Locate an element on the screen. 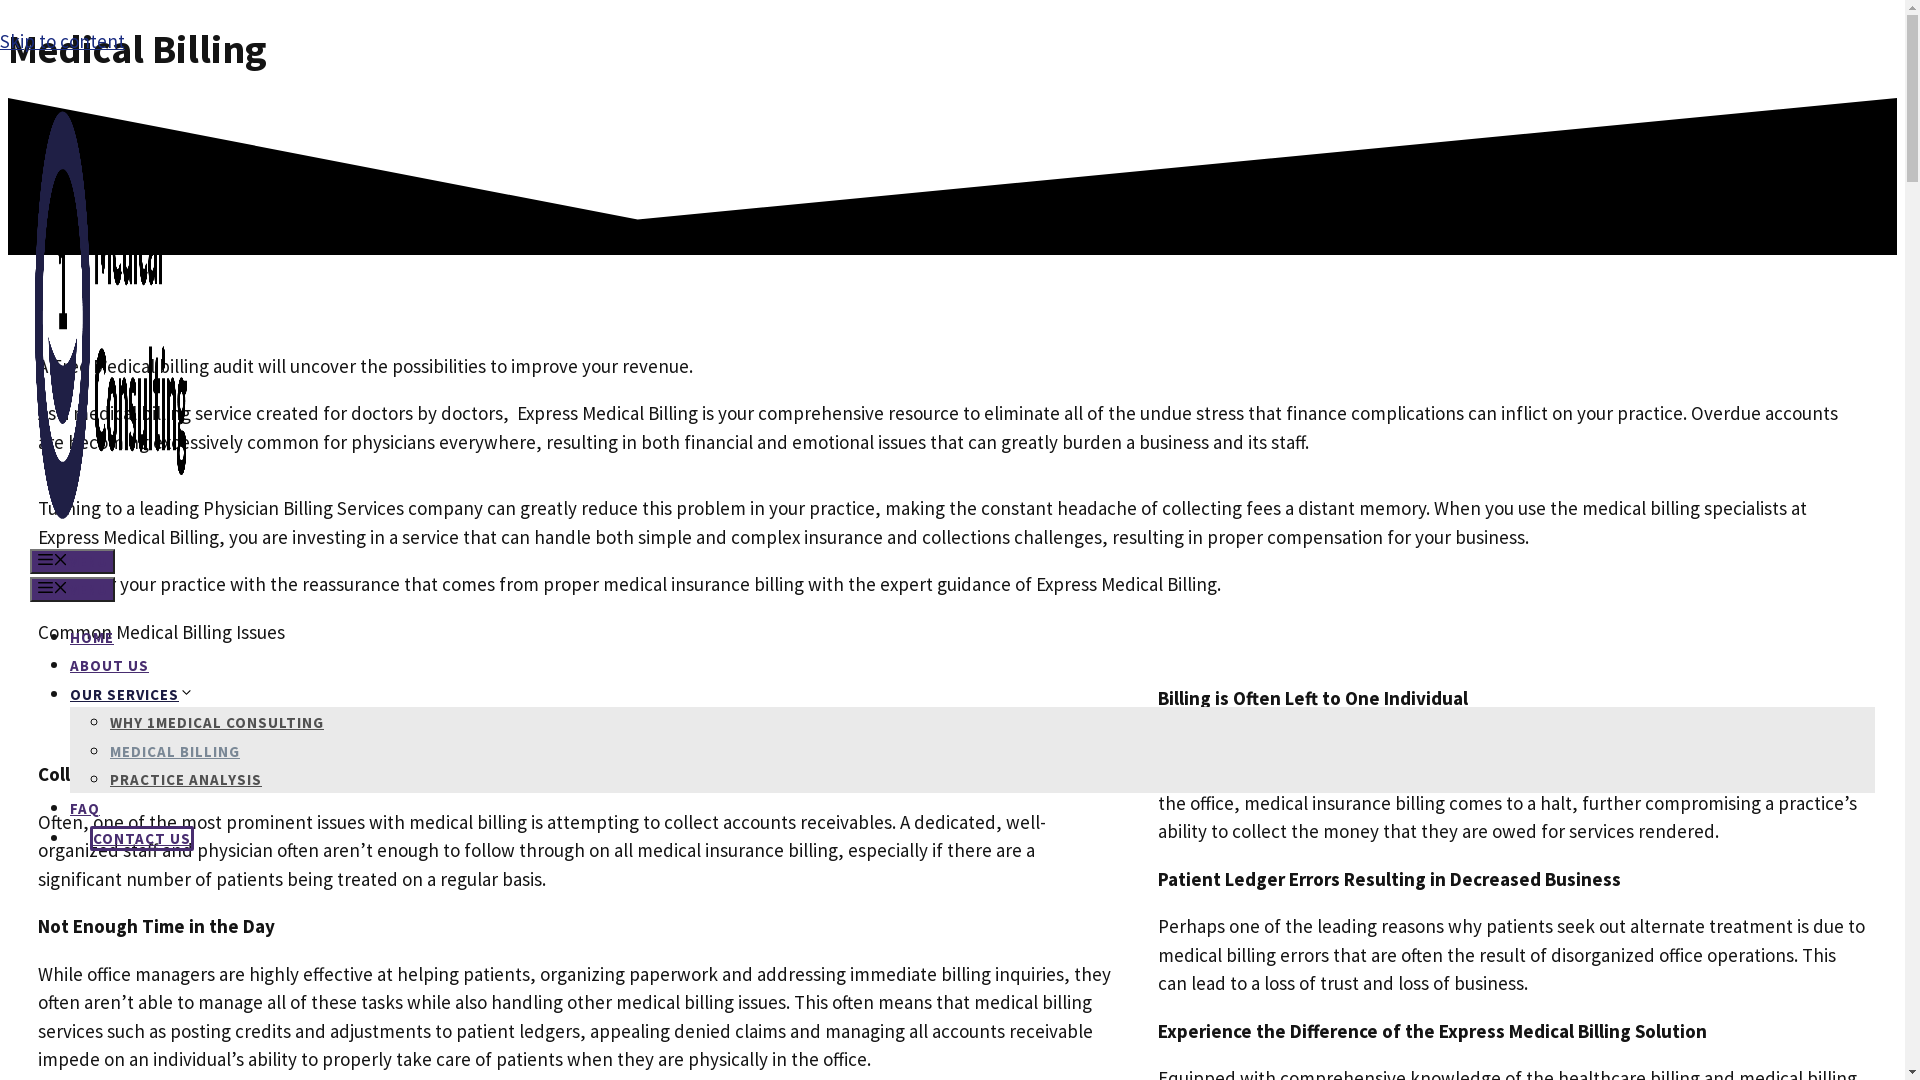  'Skip to content' is located at coordinates (62, 41).